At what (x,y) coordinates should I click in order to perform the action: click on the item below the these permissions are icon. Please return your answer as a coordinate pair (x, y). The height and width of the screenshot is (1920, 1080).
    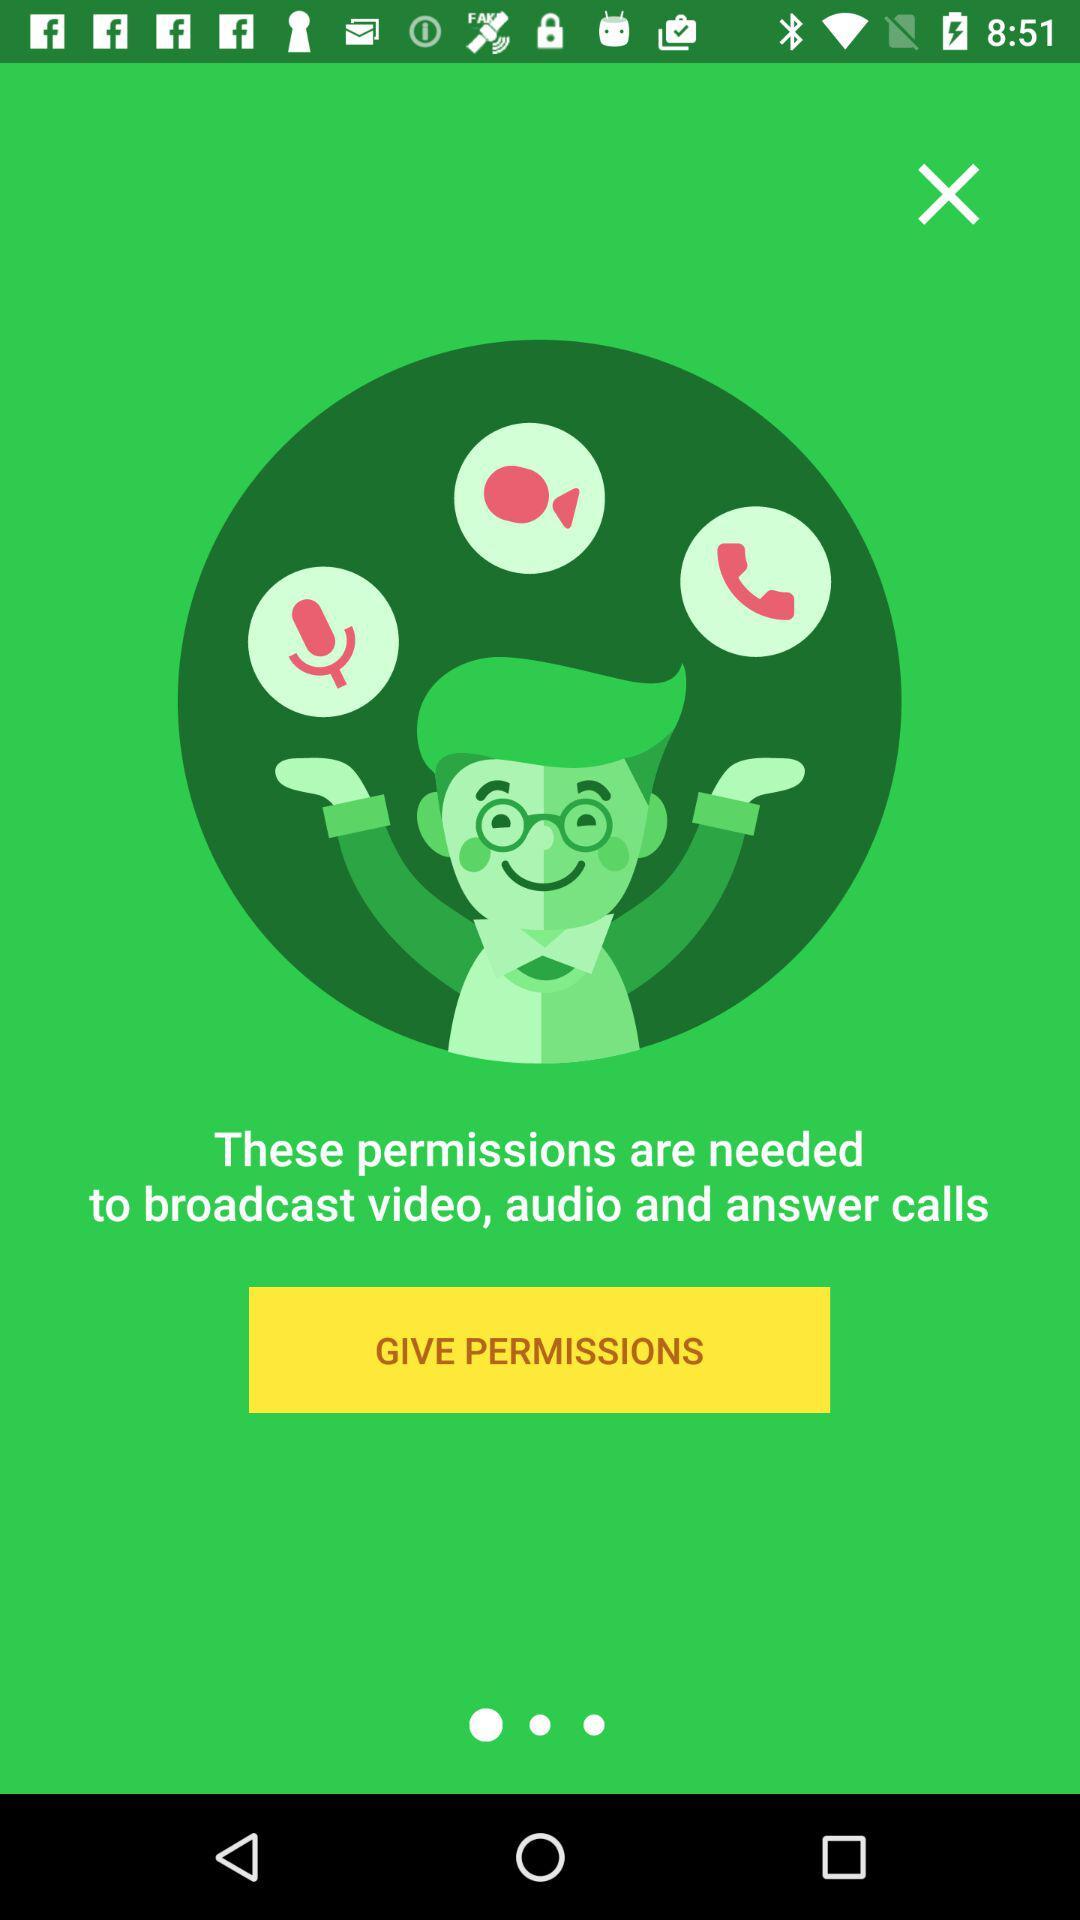
    Looking at the image, I should click on (538, 1349).